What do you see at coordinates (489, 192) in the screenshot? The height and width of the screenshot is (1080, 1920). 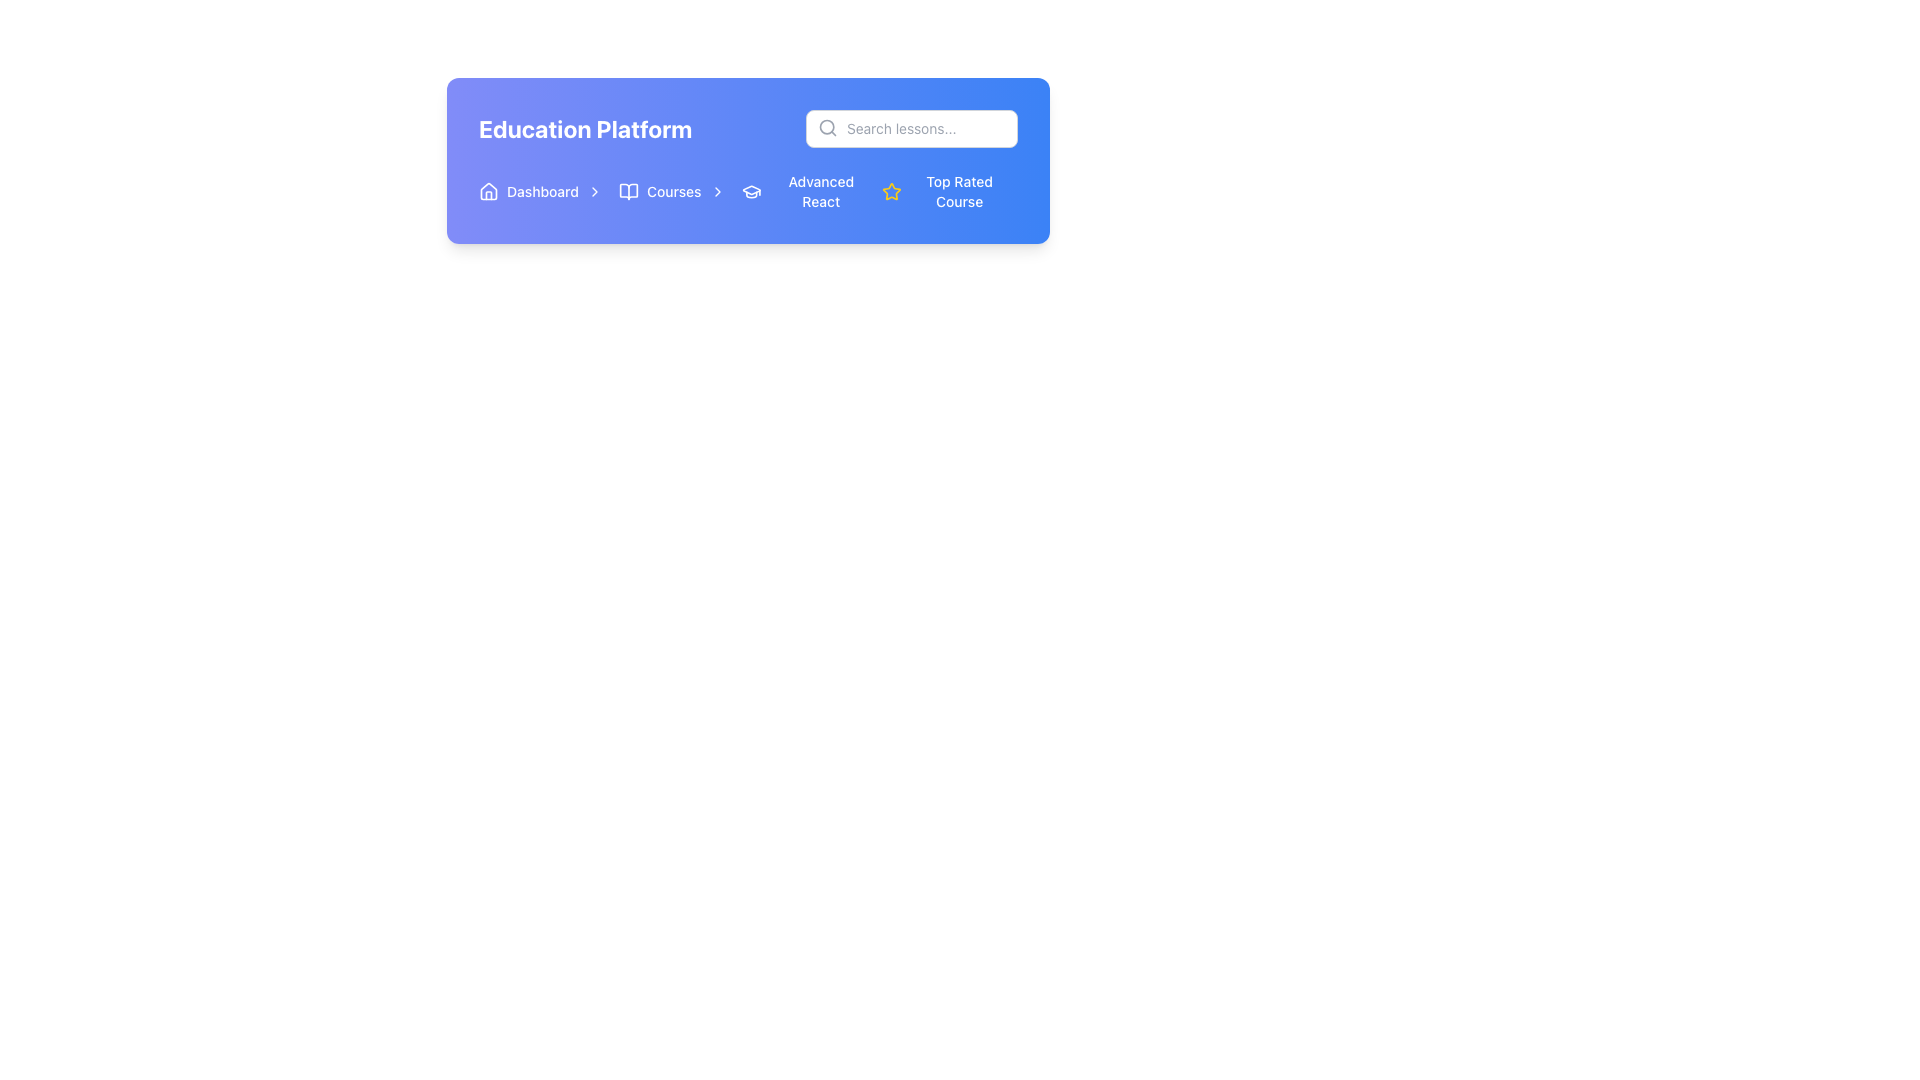 I see `the 'Dashboard' icon` at bounding box center [489, 192].